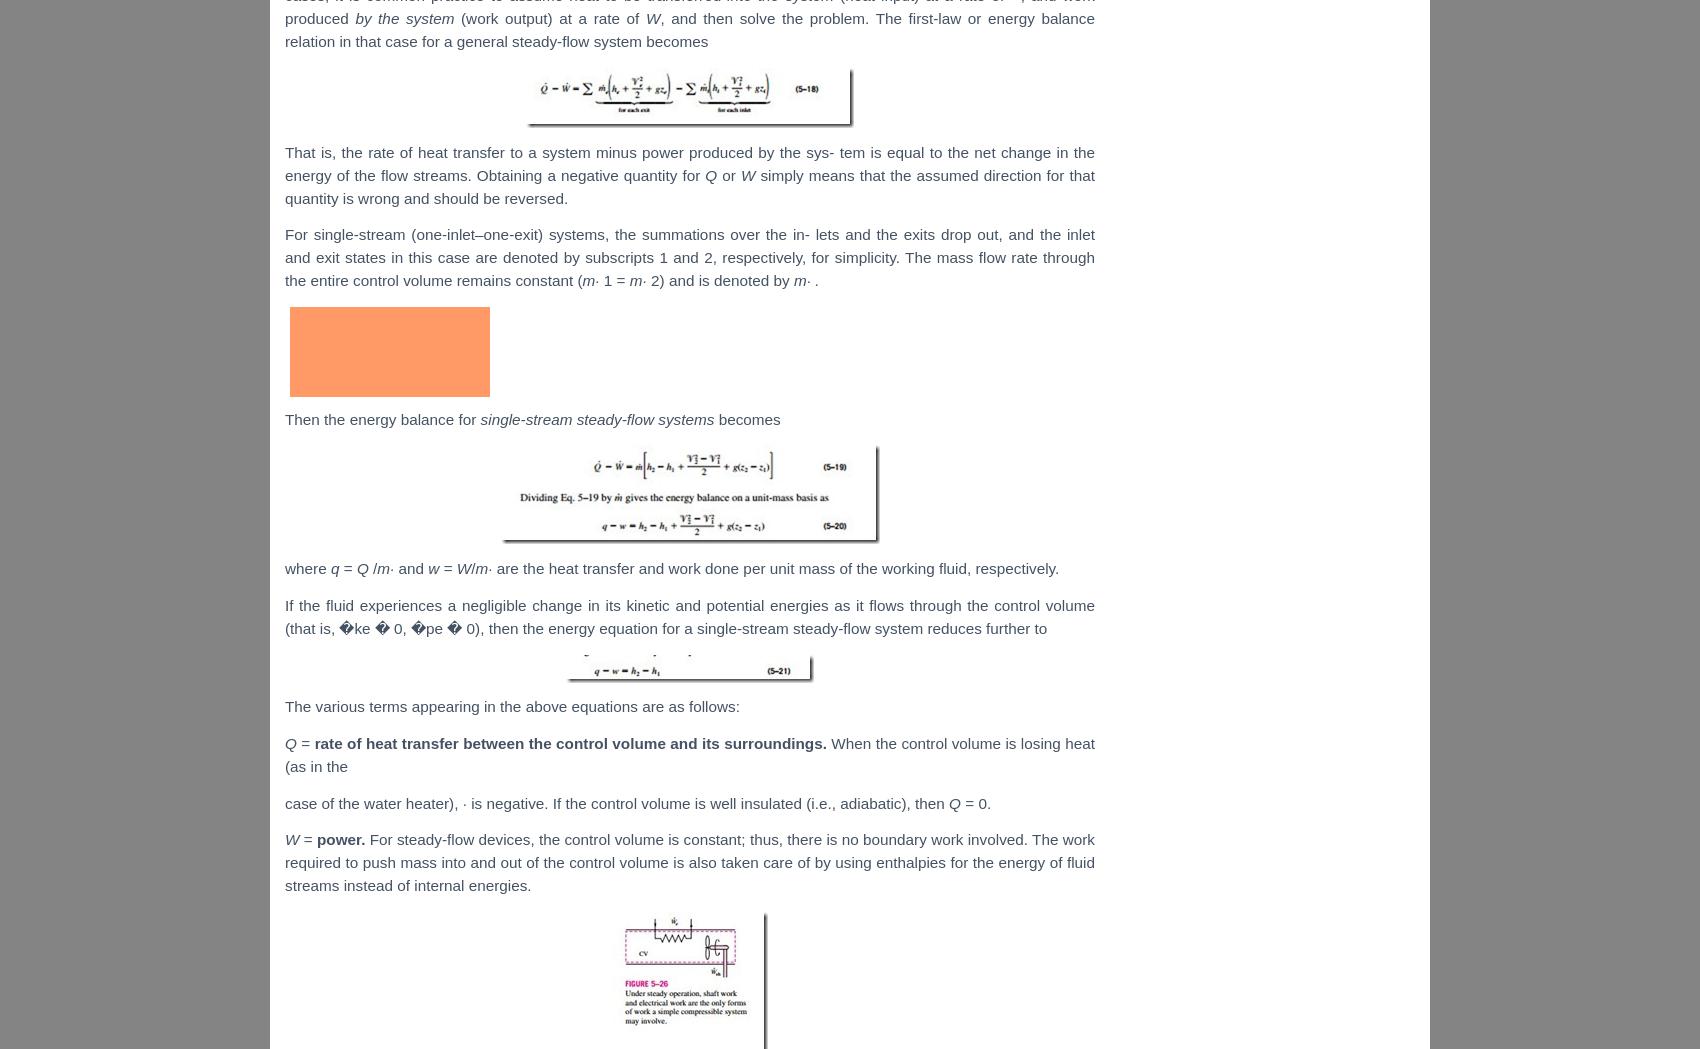 The width and height of the screenshot is (1700, 1049). I want to click on 'When the control volume is losing heat (as in the', so click(689, 753).